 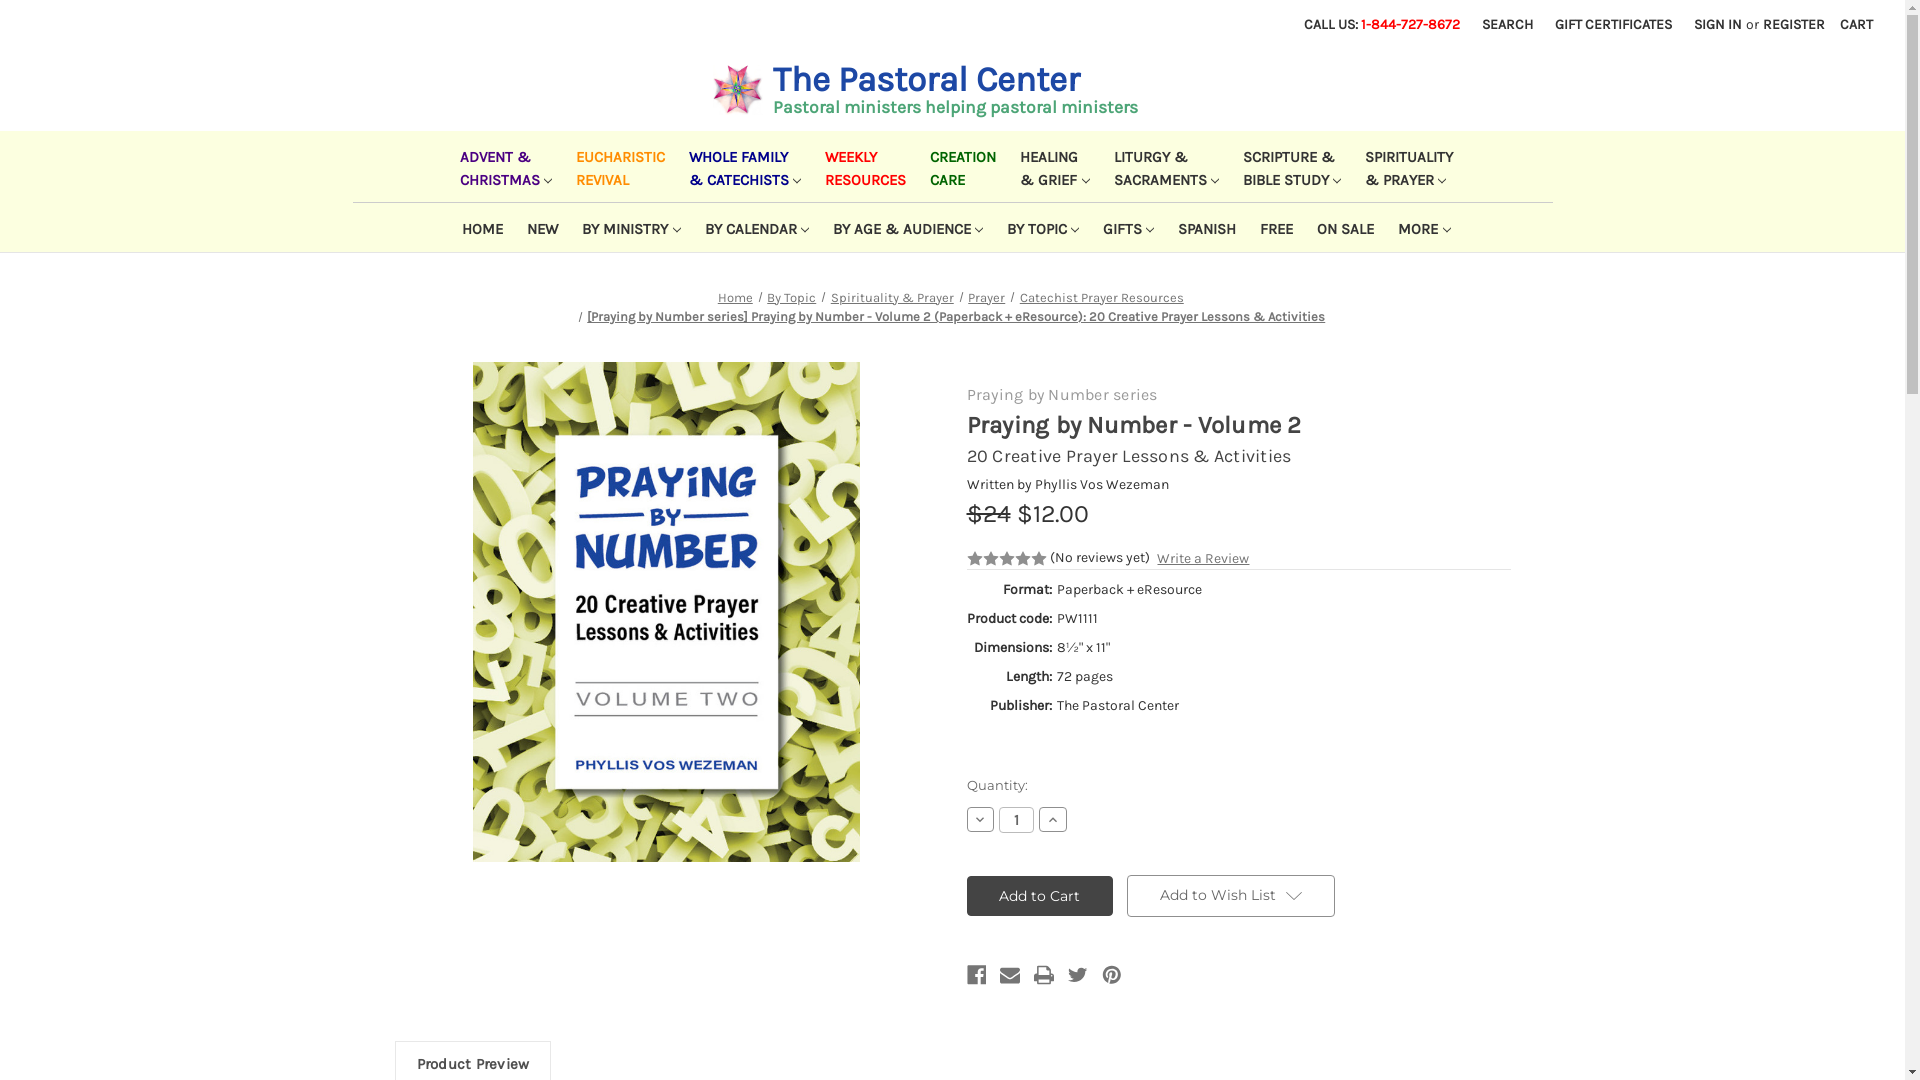 I want to click on 'GIFT CERTIFICATES', so click(x=1613, y=24).